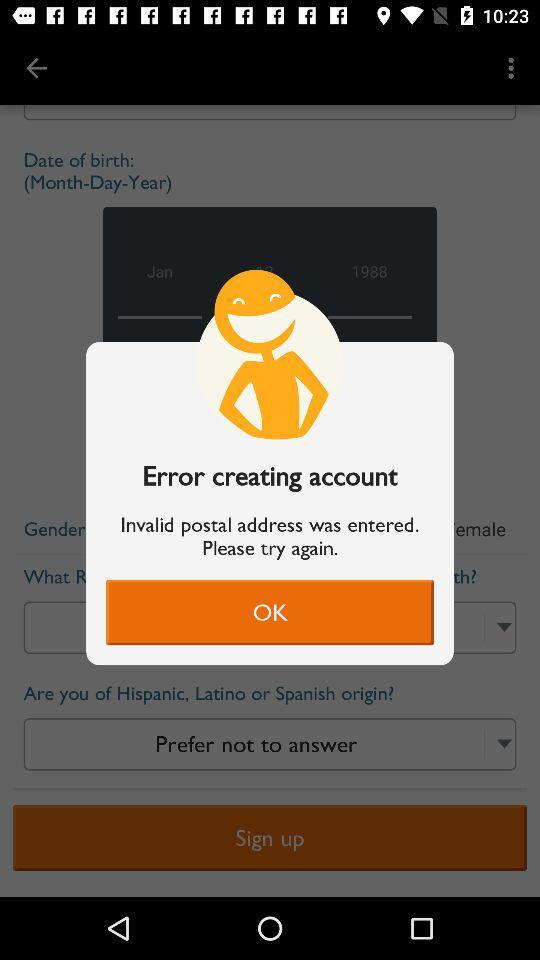  I want to click on the icon below invalid postal address icon, so click(270, 611).